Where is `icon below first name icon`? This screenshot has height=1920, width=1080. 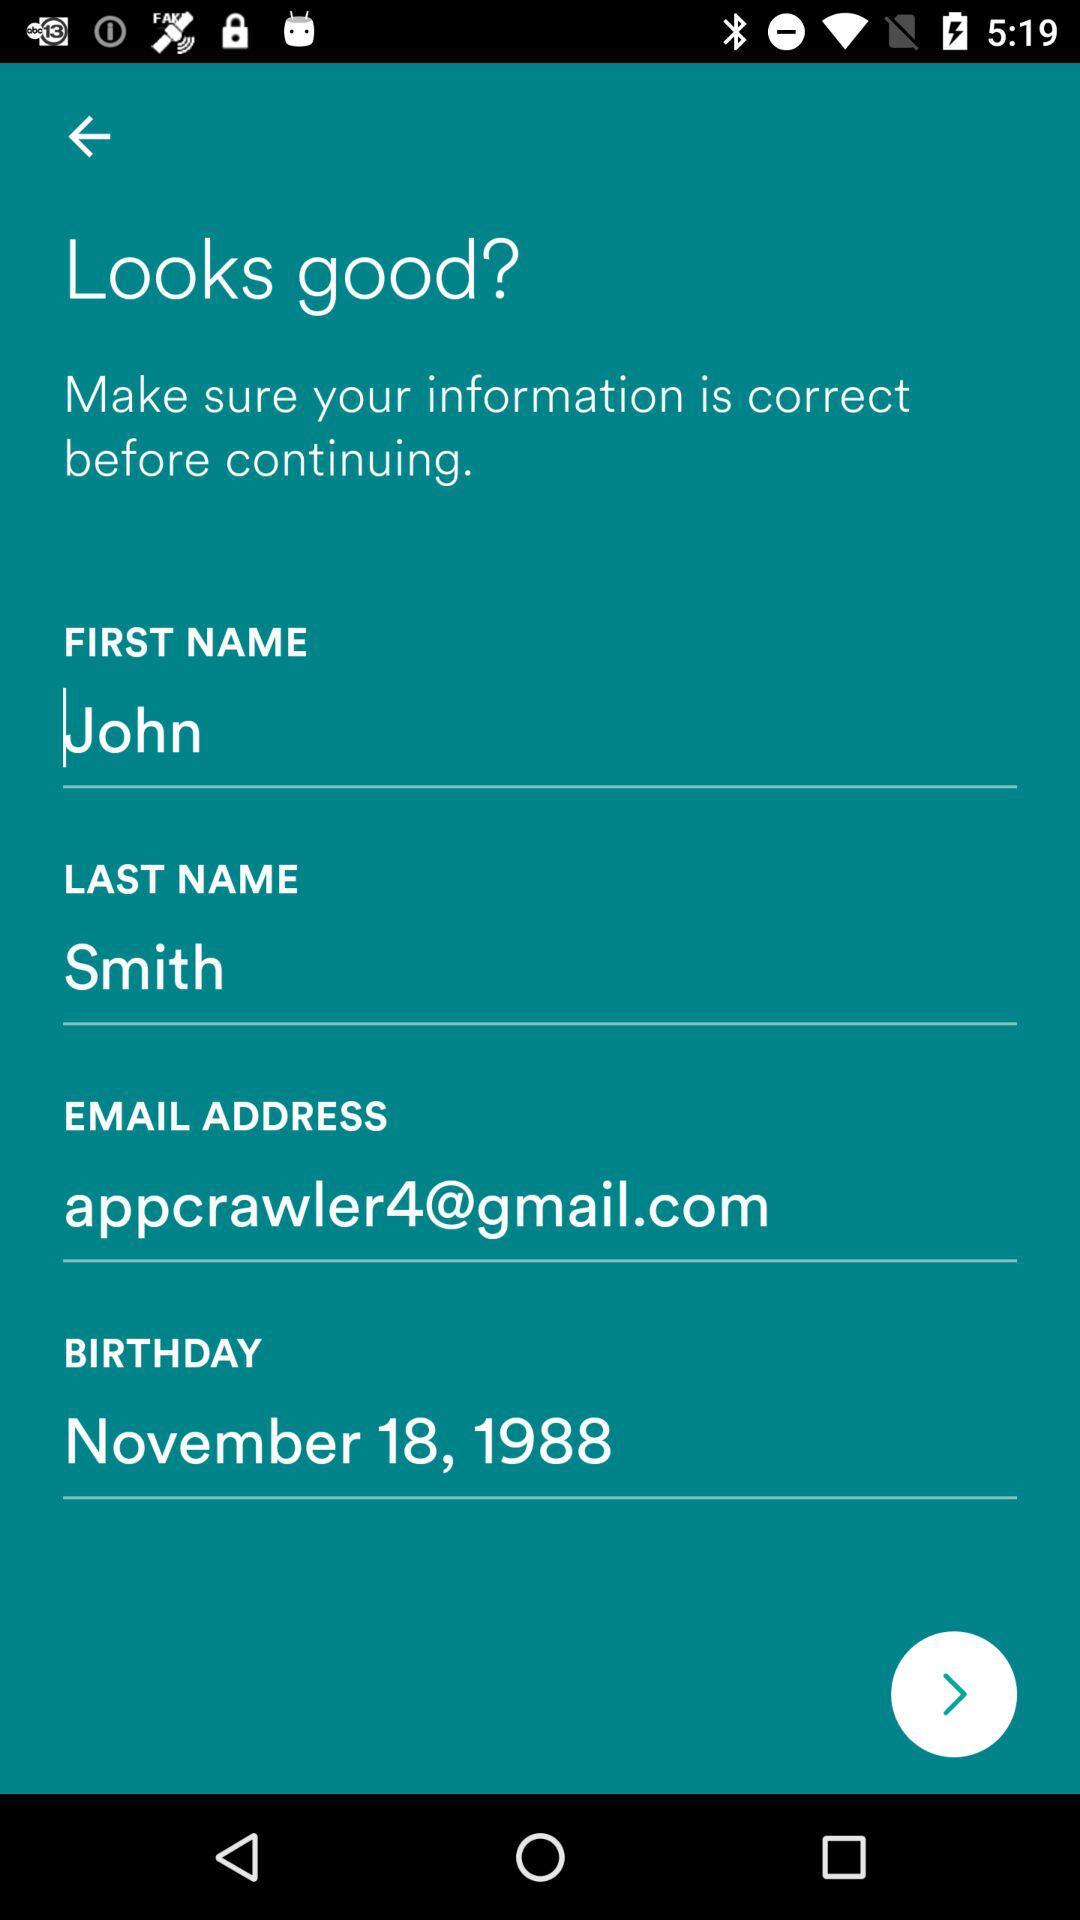
icon below first name icon is located at coordinates (540, 726).